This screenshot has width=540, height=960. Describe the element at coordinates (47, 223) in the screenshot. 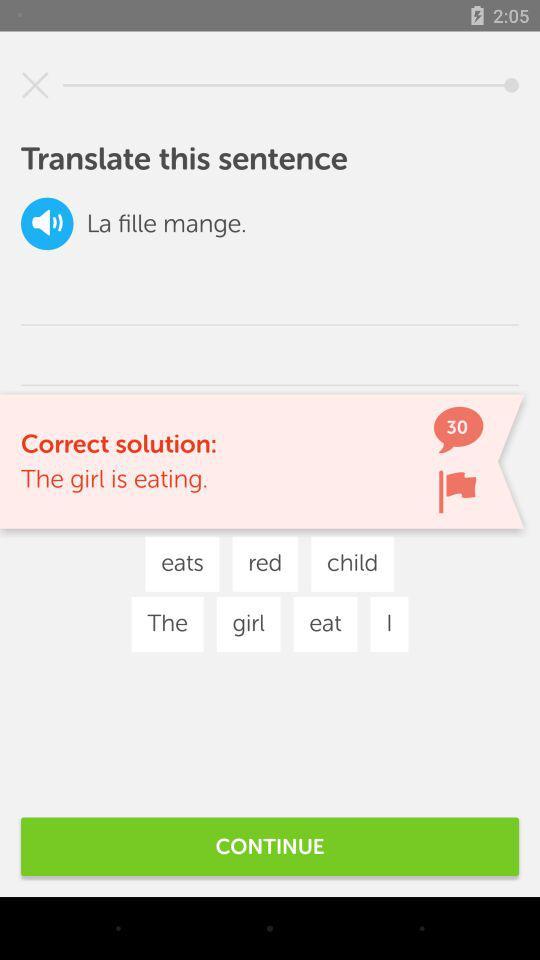

I see `audio` at that location.